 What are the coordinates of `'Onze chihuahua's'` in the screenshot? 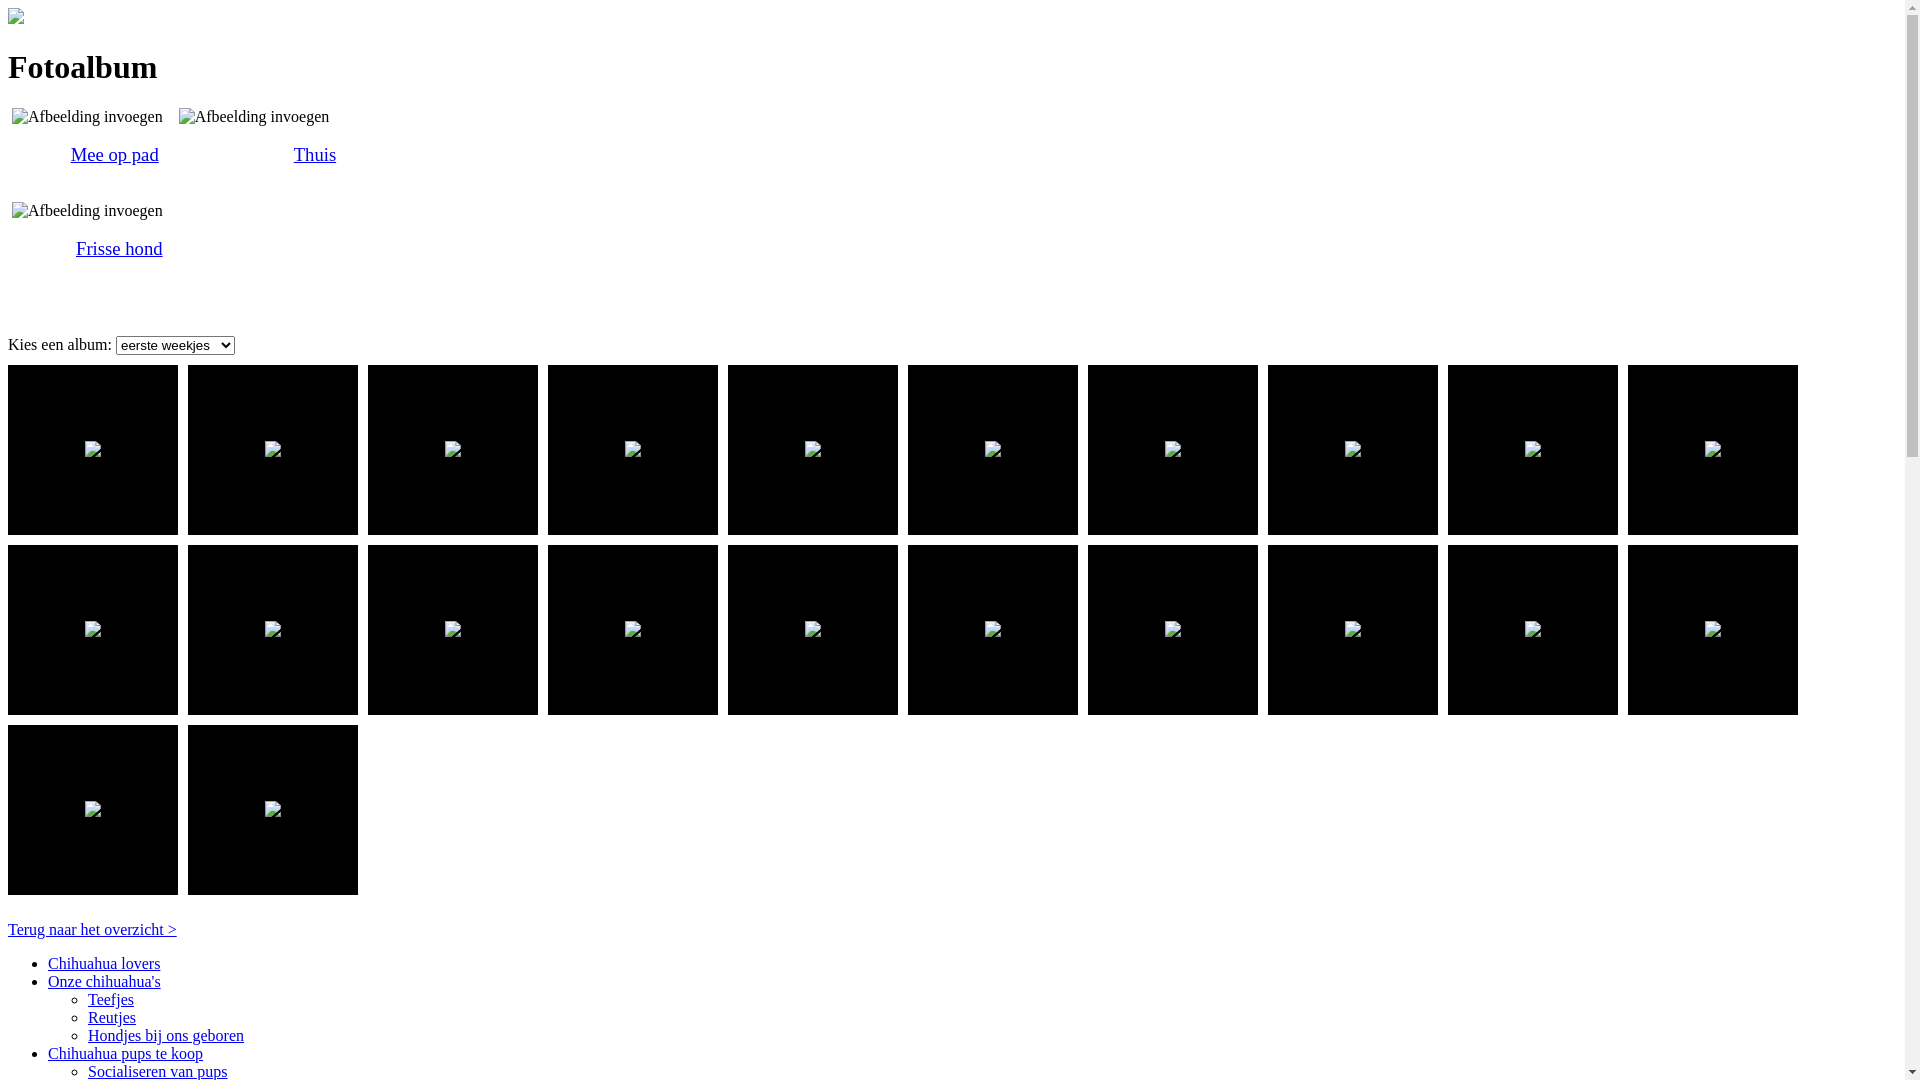 It's located at (103, 980).